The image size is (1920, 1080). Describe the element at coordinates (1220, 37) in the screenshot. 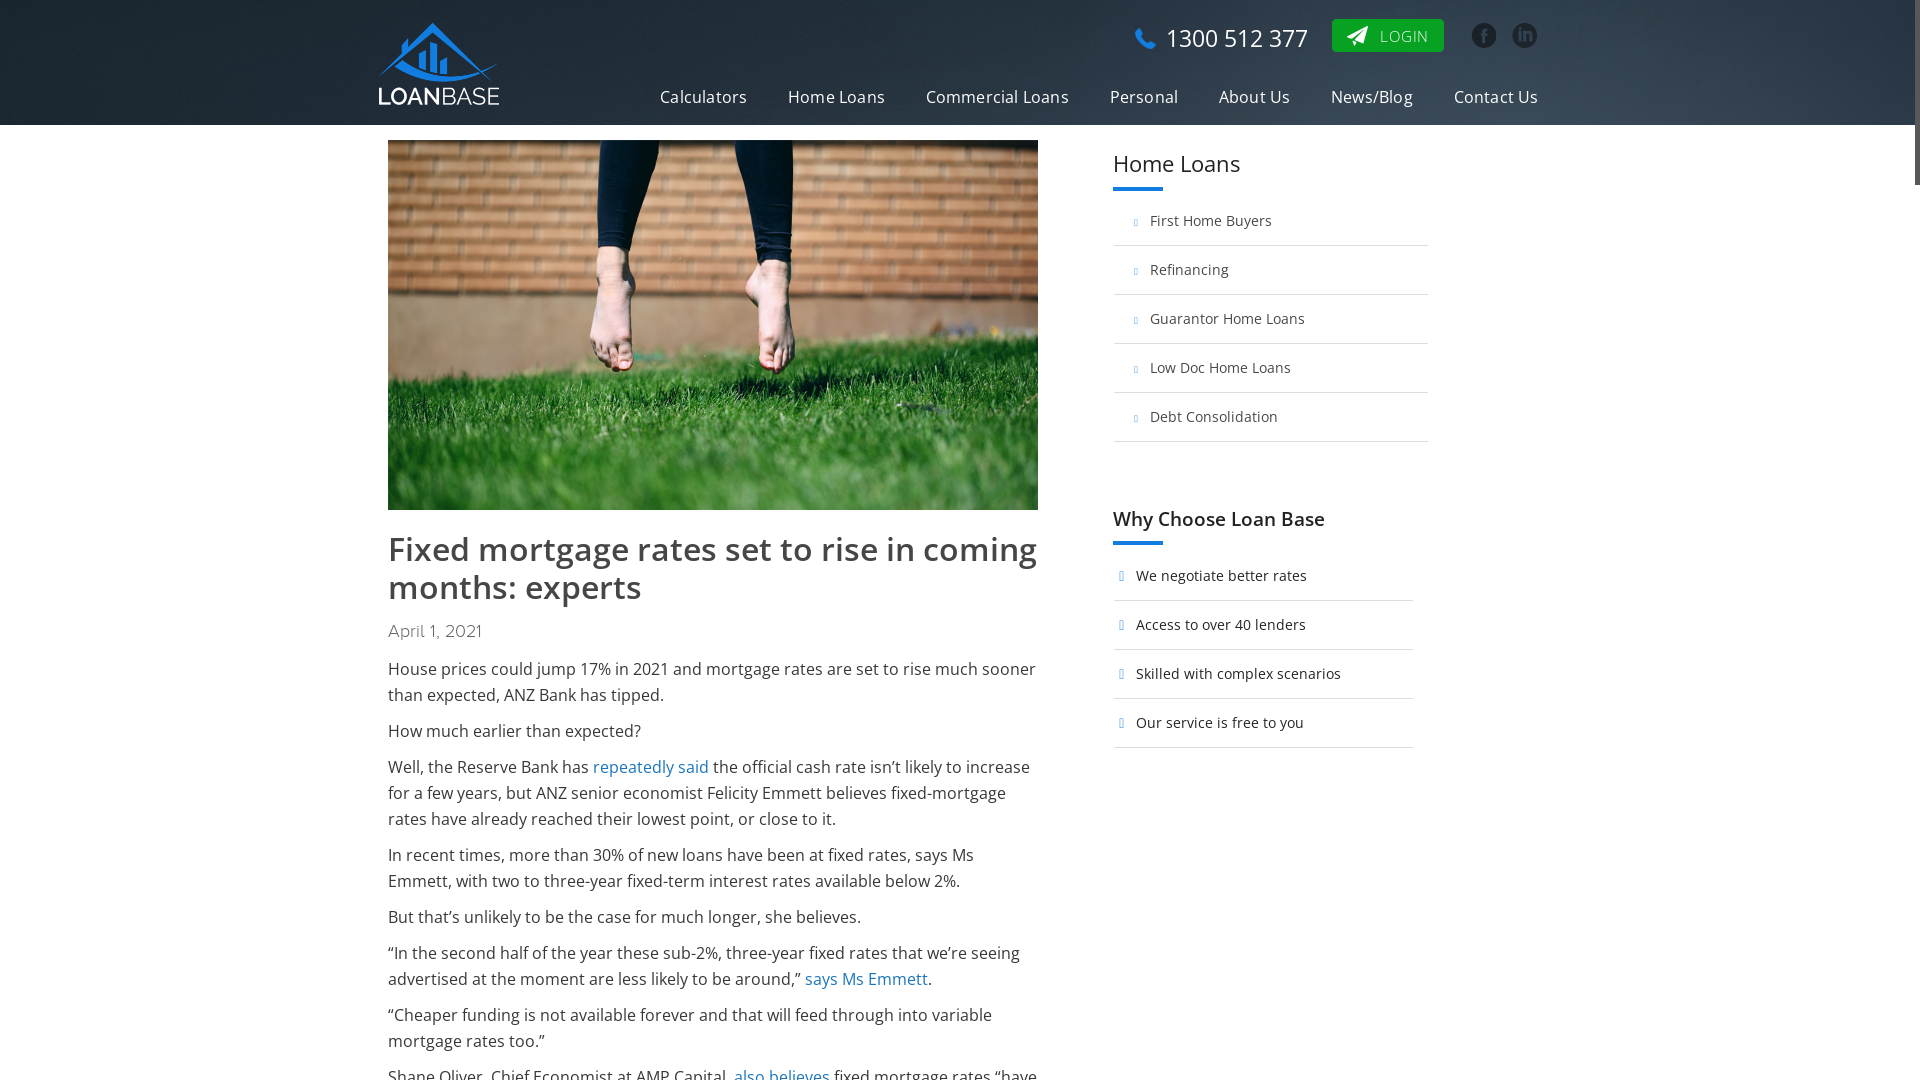

I see `'1300 512 377'` at that location.